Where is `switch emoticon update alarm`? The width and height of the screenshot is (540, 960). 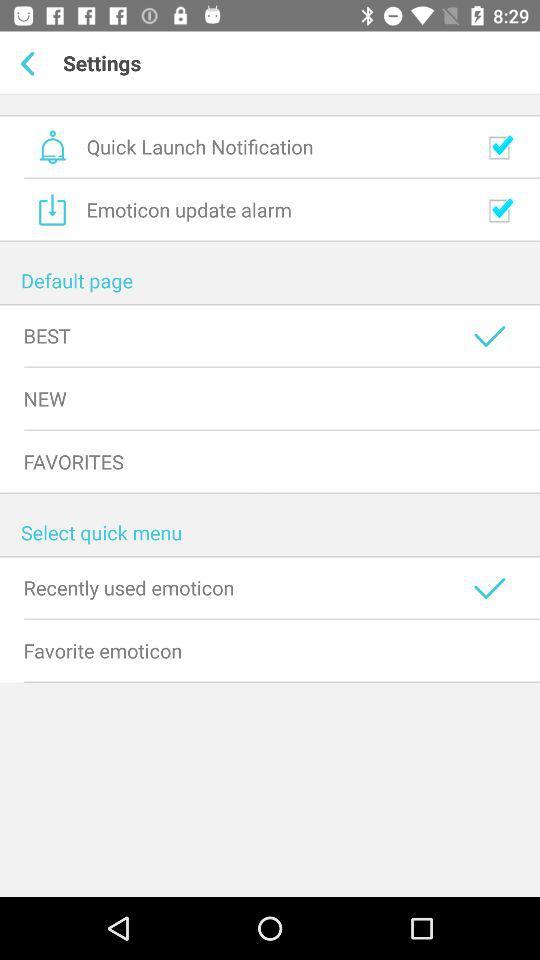
switch emoticon update alarm is located at coordinates (499, 210).